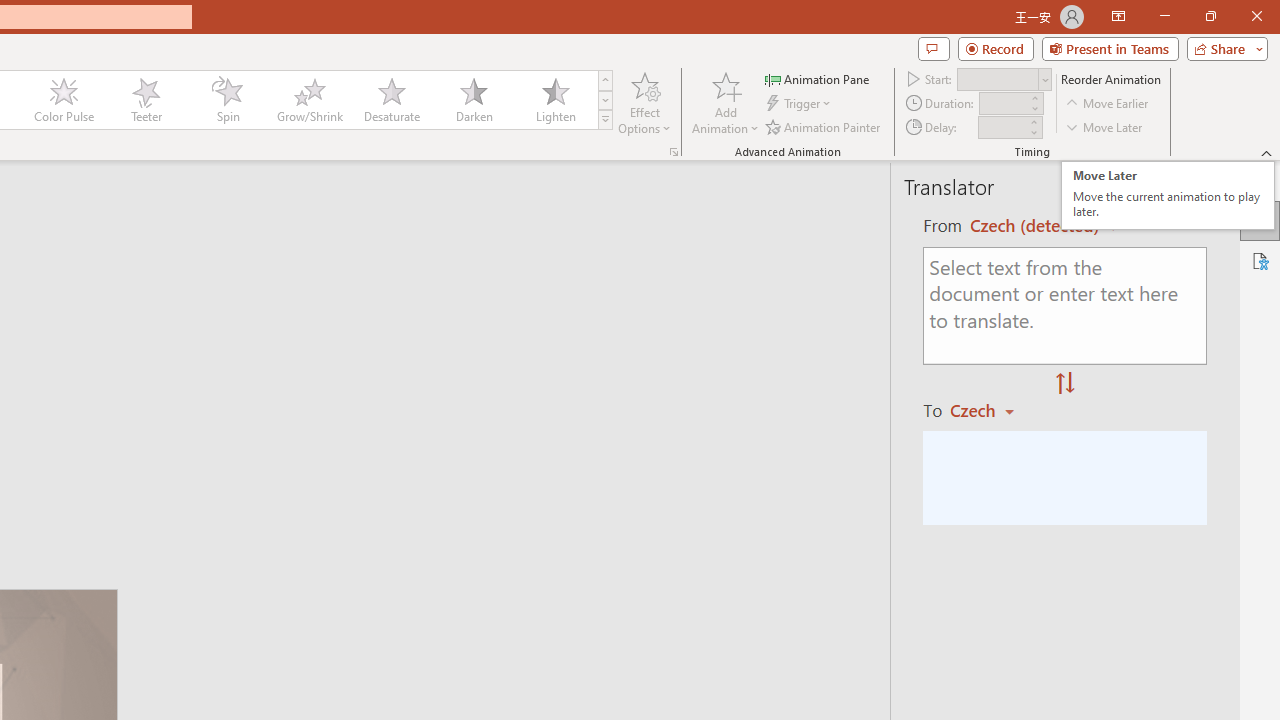 The height and width of the screenshot is (720, 1280). What do you see at coordinates (824, 127) in the screenshot?
I see `'Animation Painter'` at bounding box center [824, 127].